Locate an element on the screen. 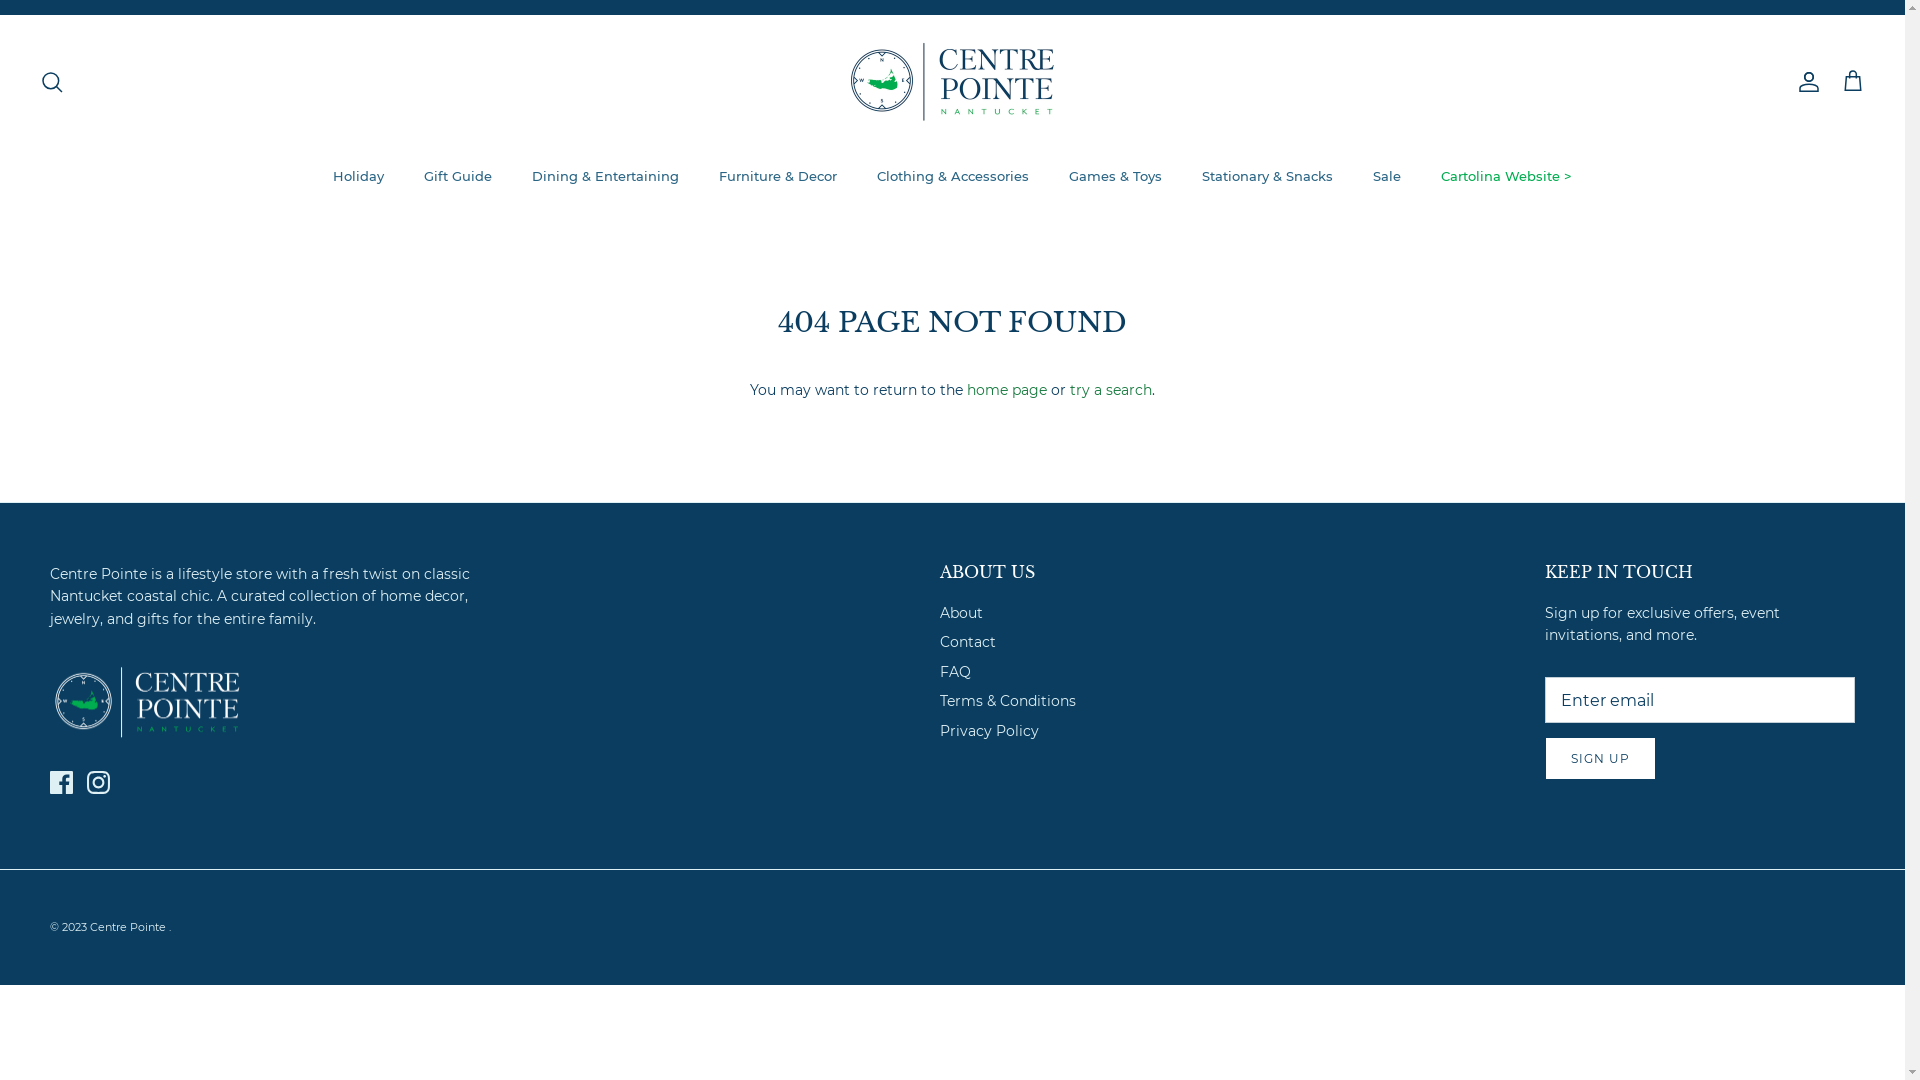 The image size is (1920, 1080). 'FAQ' is located at coordinates (954, 671).